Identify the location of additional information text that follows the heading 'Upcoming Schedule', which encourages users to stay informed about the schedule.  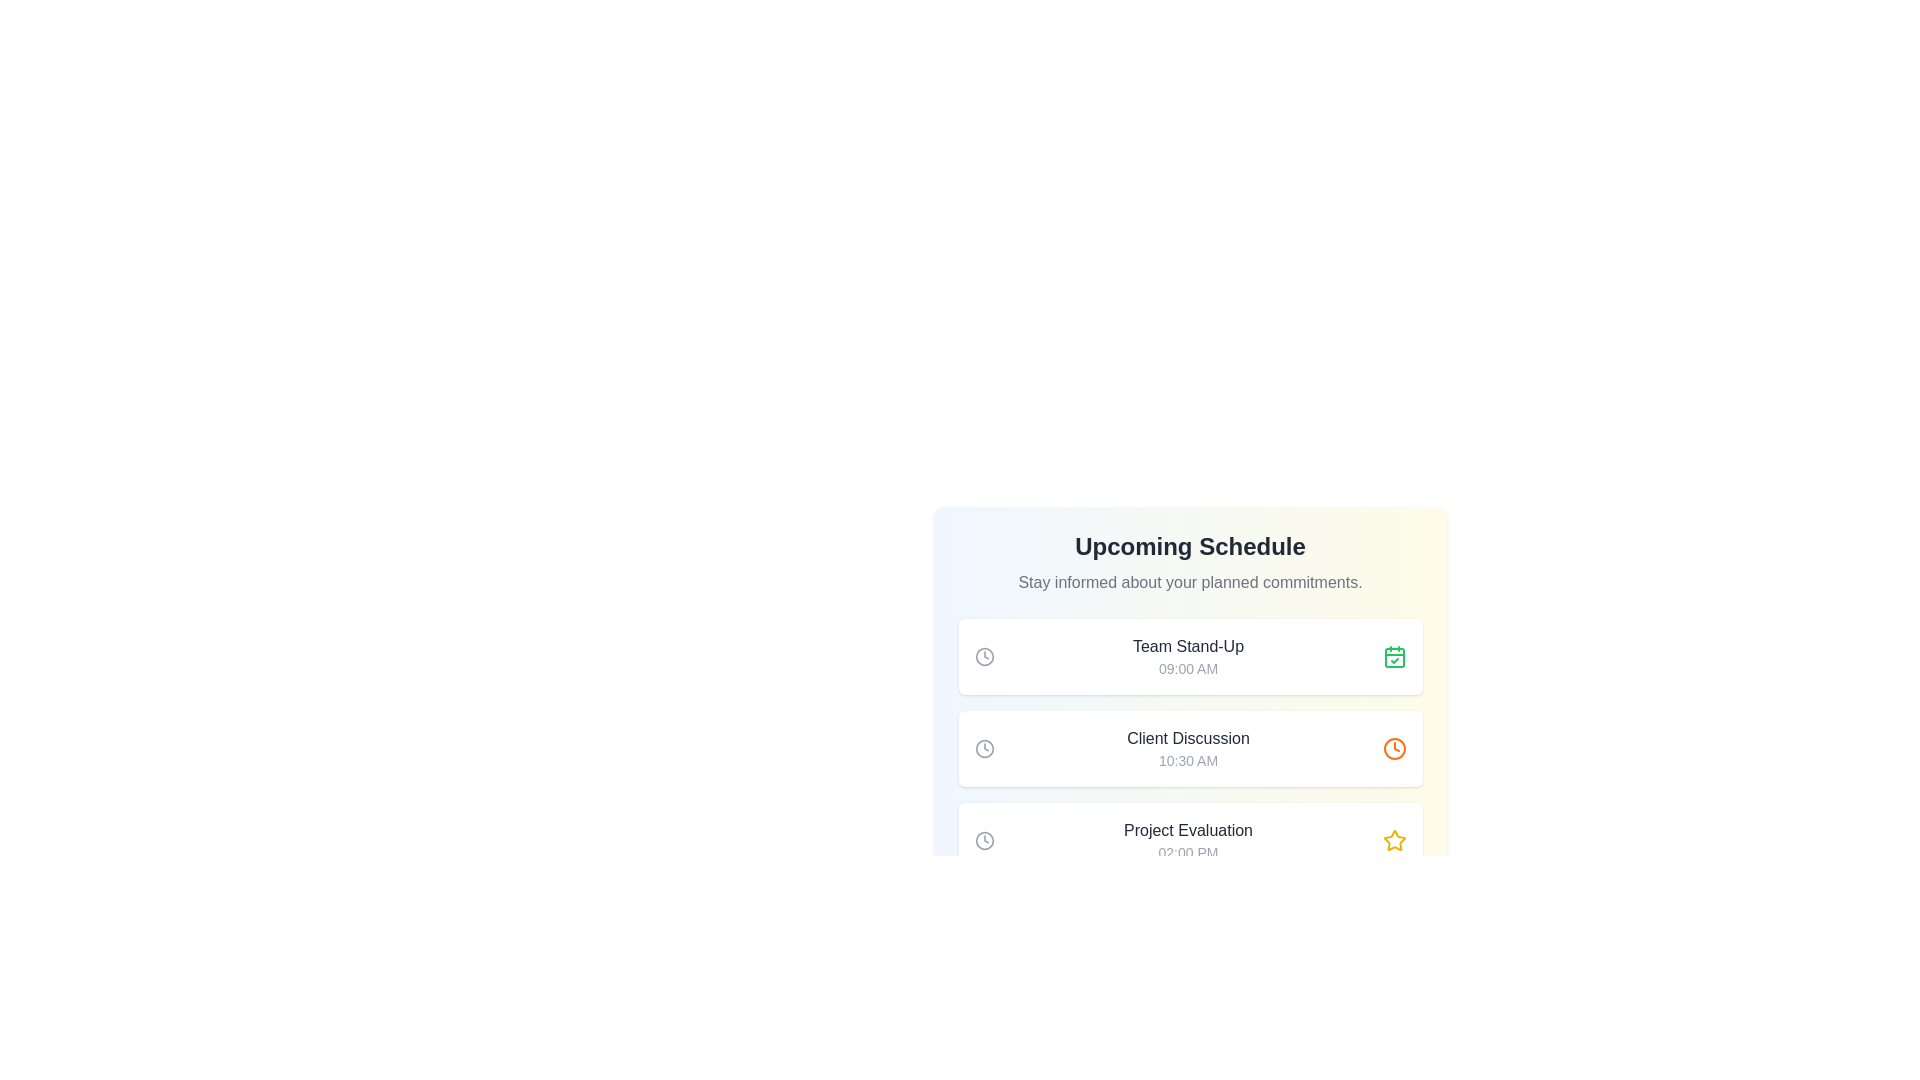
(1190, 582).